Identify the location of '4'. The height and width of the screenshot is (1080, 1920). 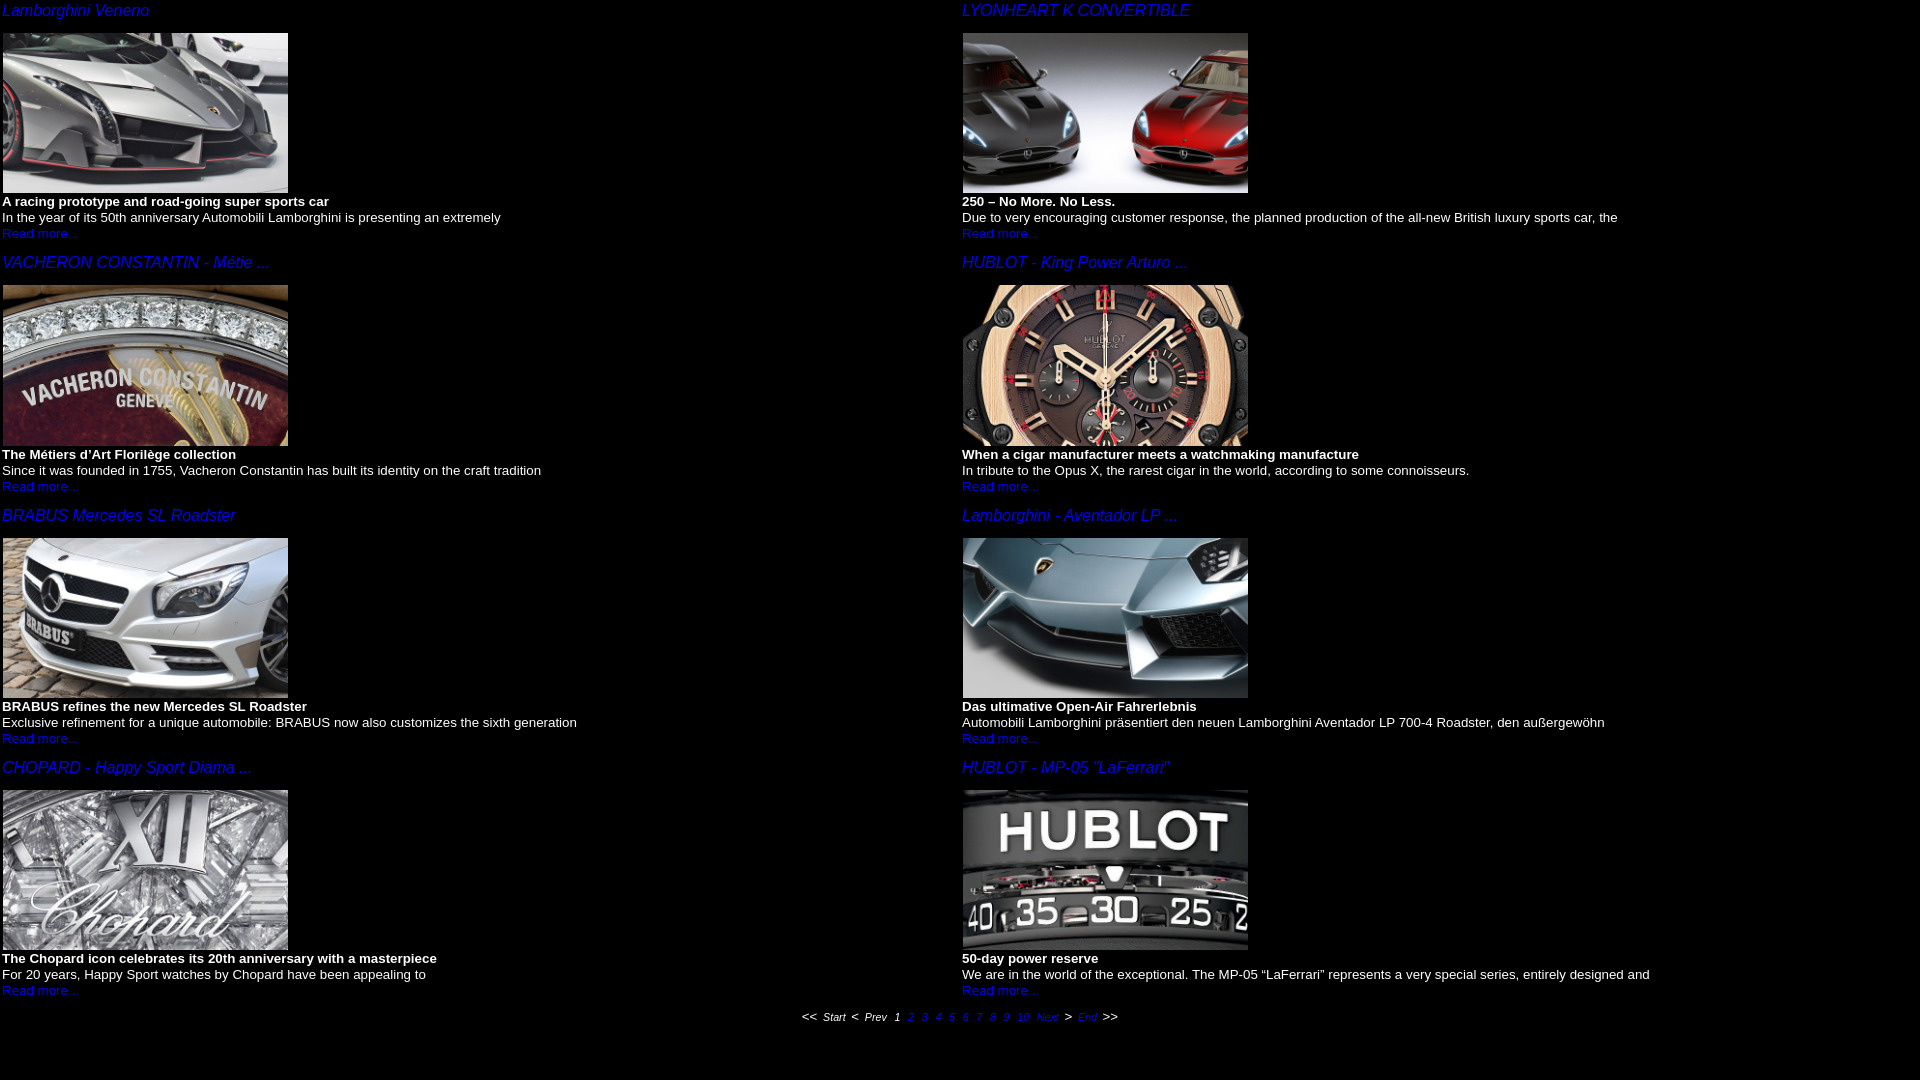
(936, 1017).